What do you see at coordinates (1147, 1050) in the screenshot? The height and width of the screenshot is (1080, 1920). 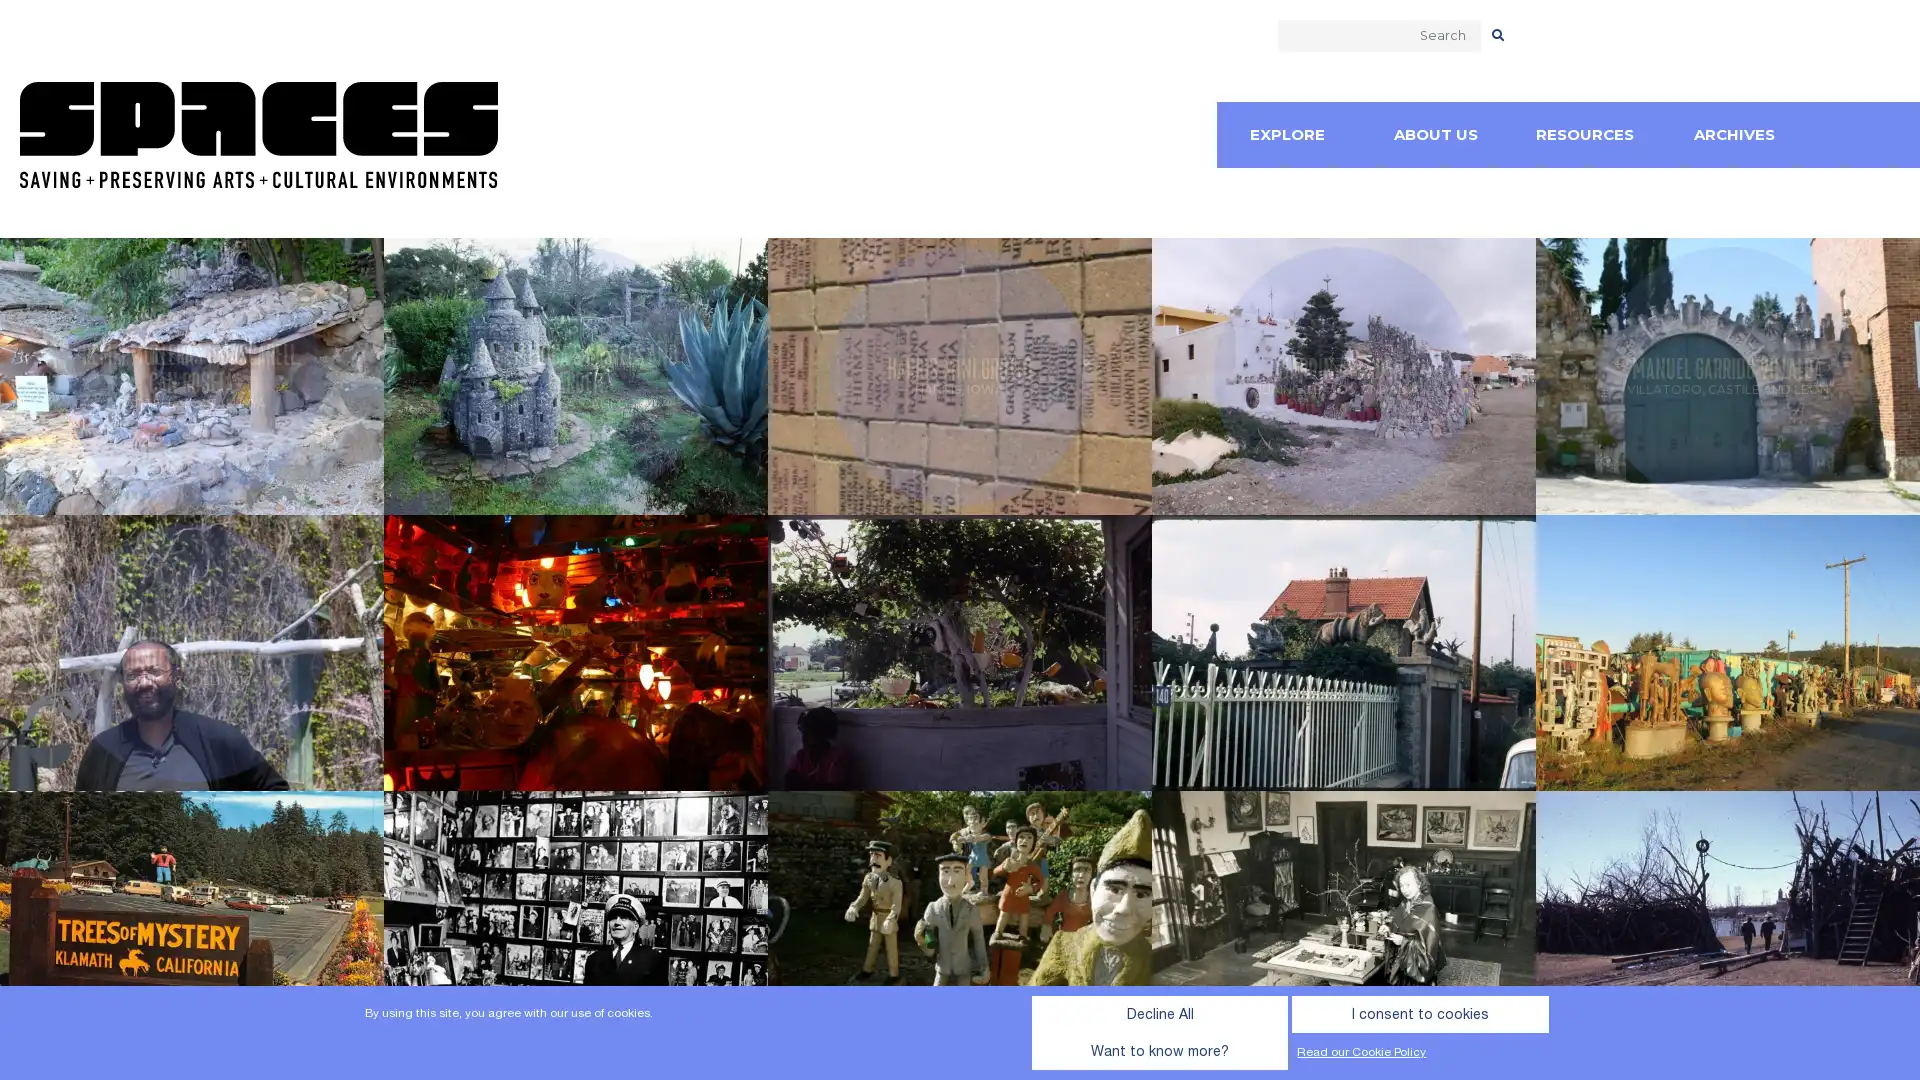 I see `I consent to cookies` at bounding box center [1147, 1050].